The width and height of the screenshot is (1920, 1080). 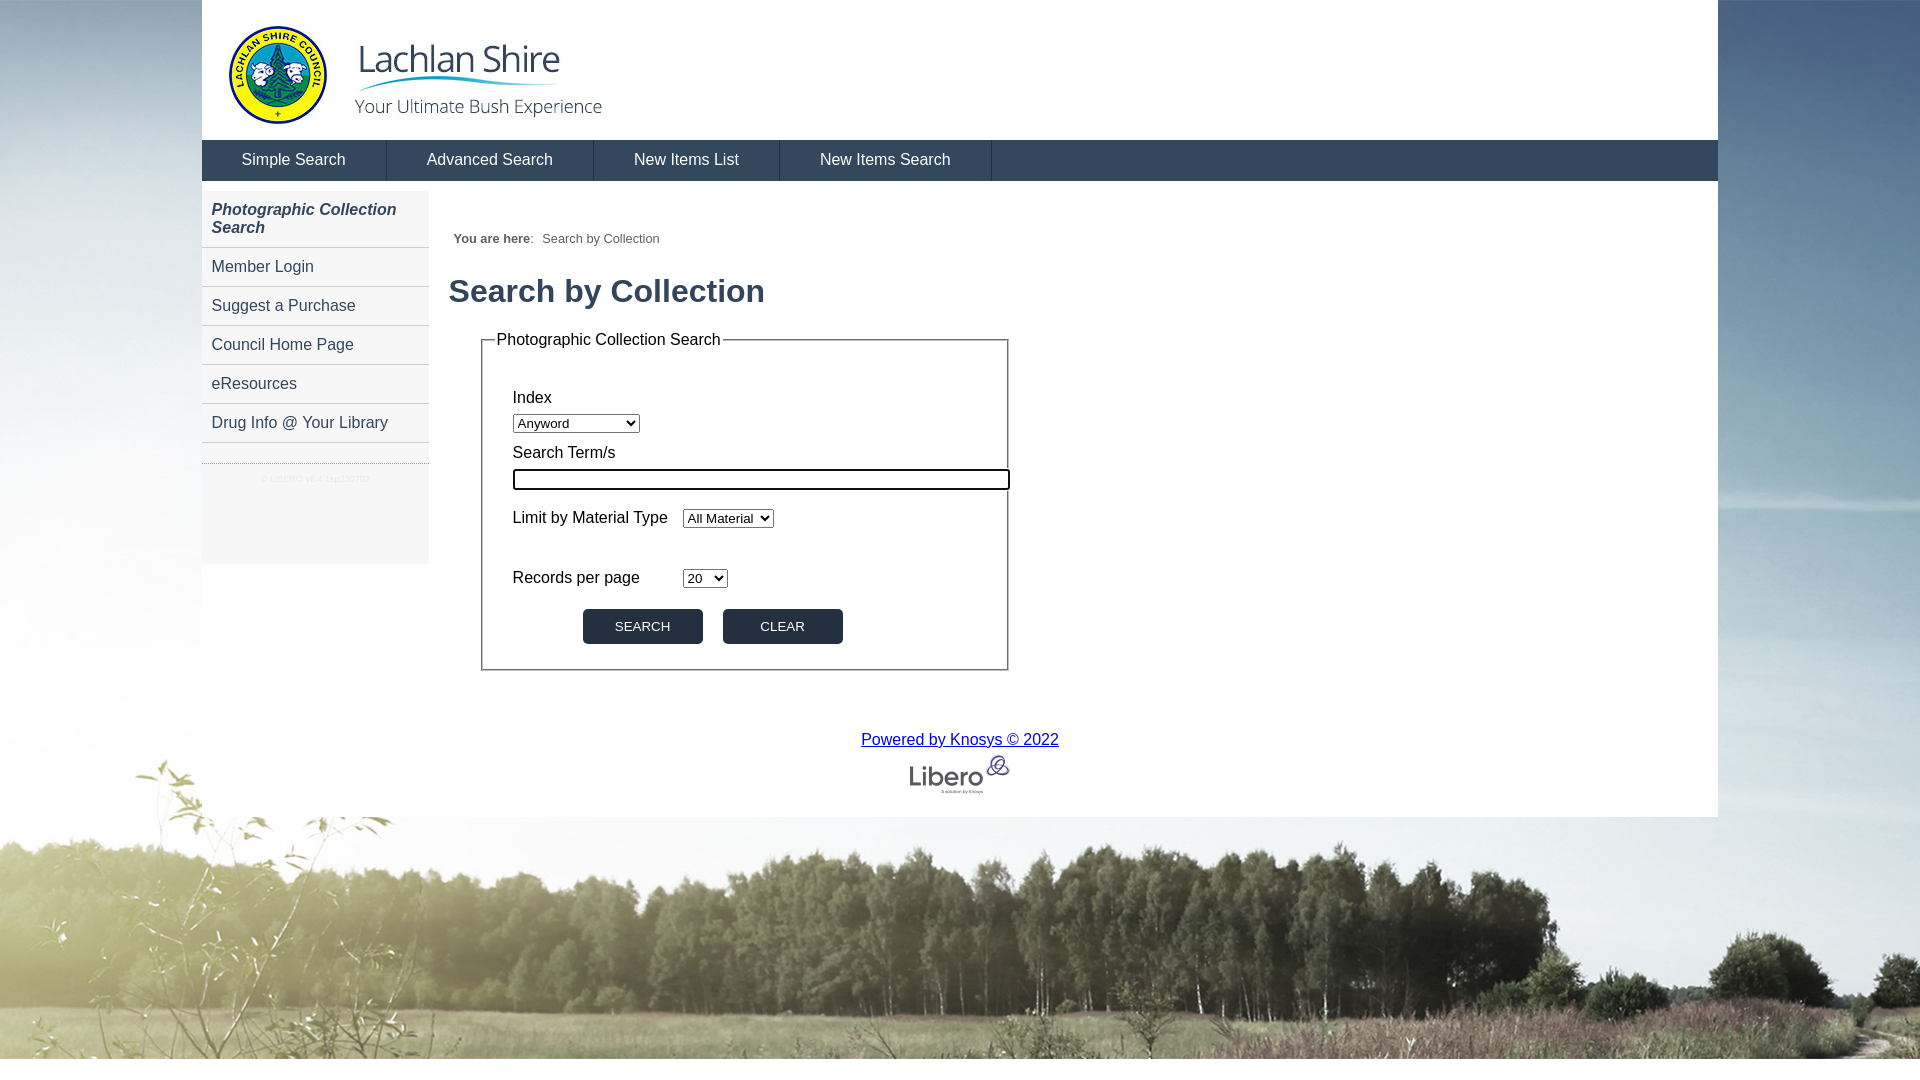 What do you see at coordinates (581, 625) in the screenshot?
I see `'Alt-1'` at bounding box center [581, 625].